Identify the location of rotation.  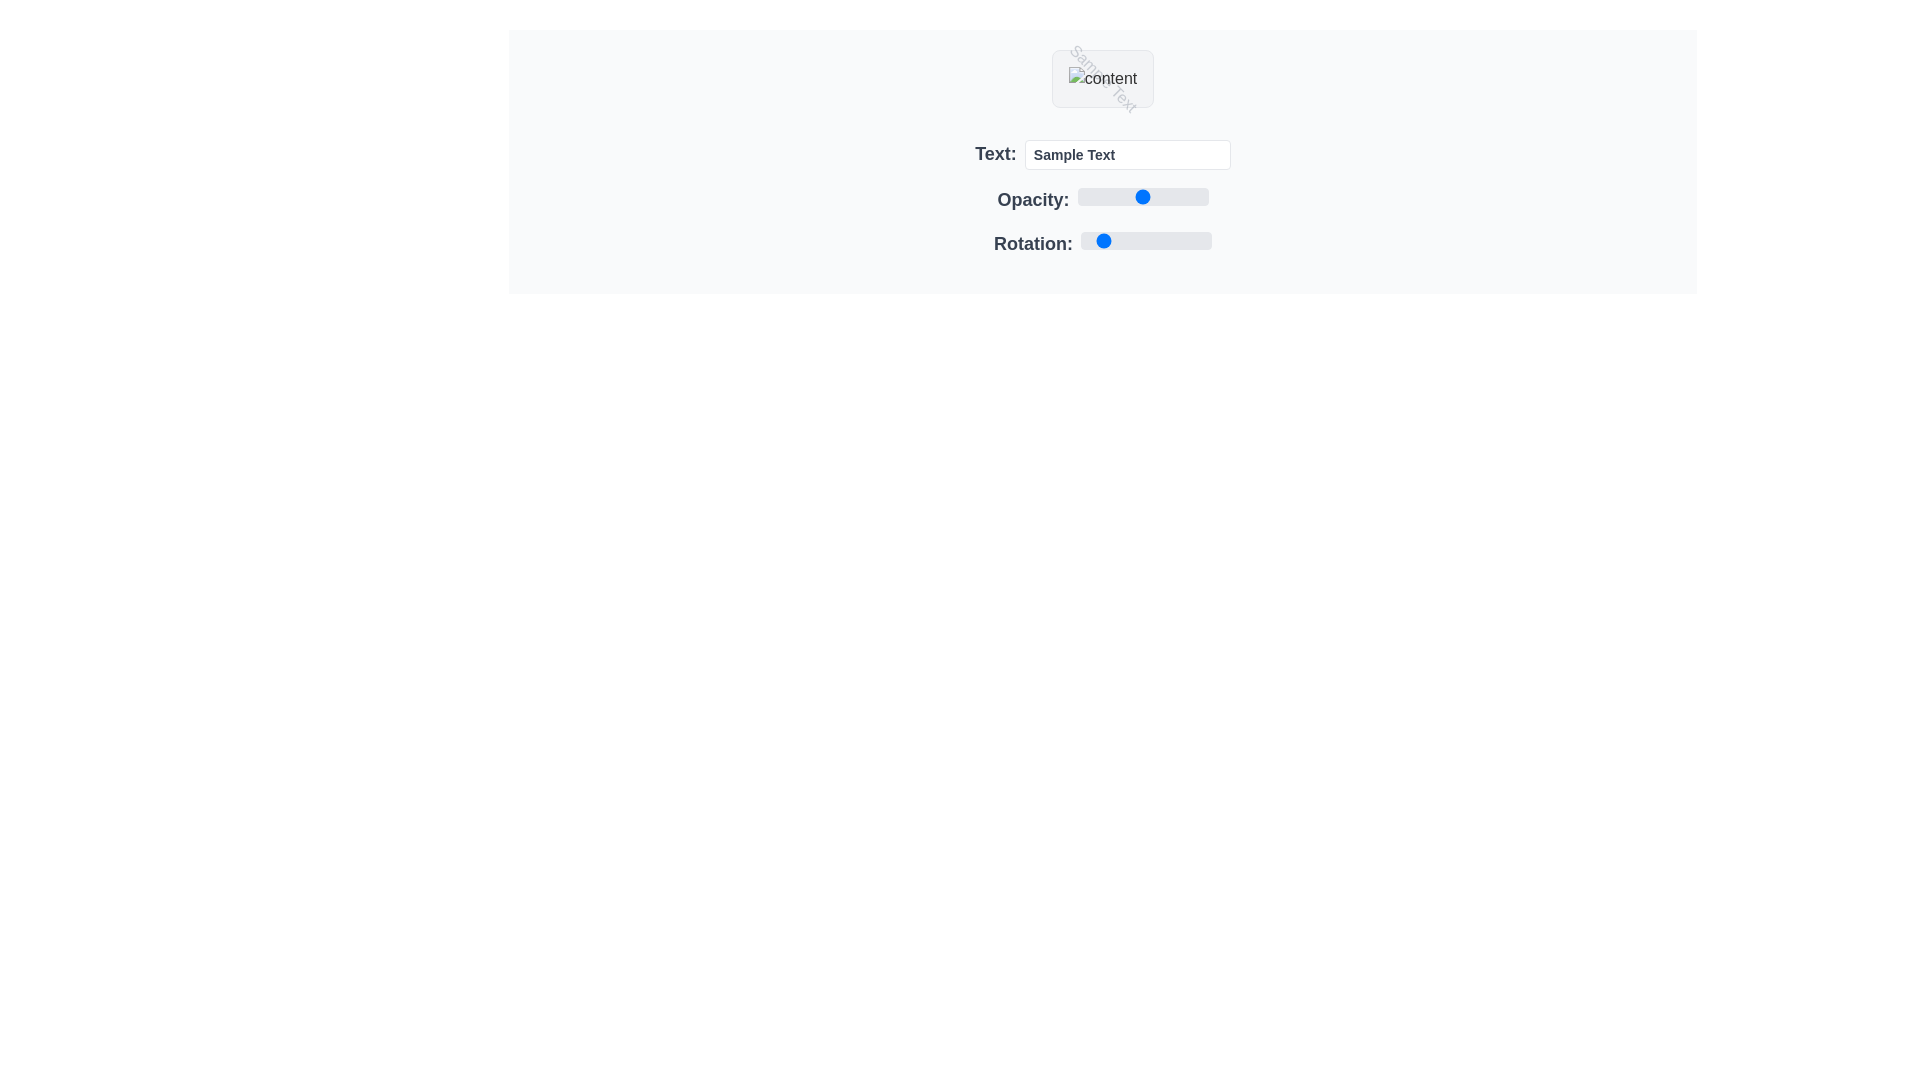
(1167, 239).